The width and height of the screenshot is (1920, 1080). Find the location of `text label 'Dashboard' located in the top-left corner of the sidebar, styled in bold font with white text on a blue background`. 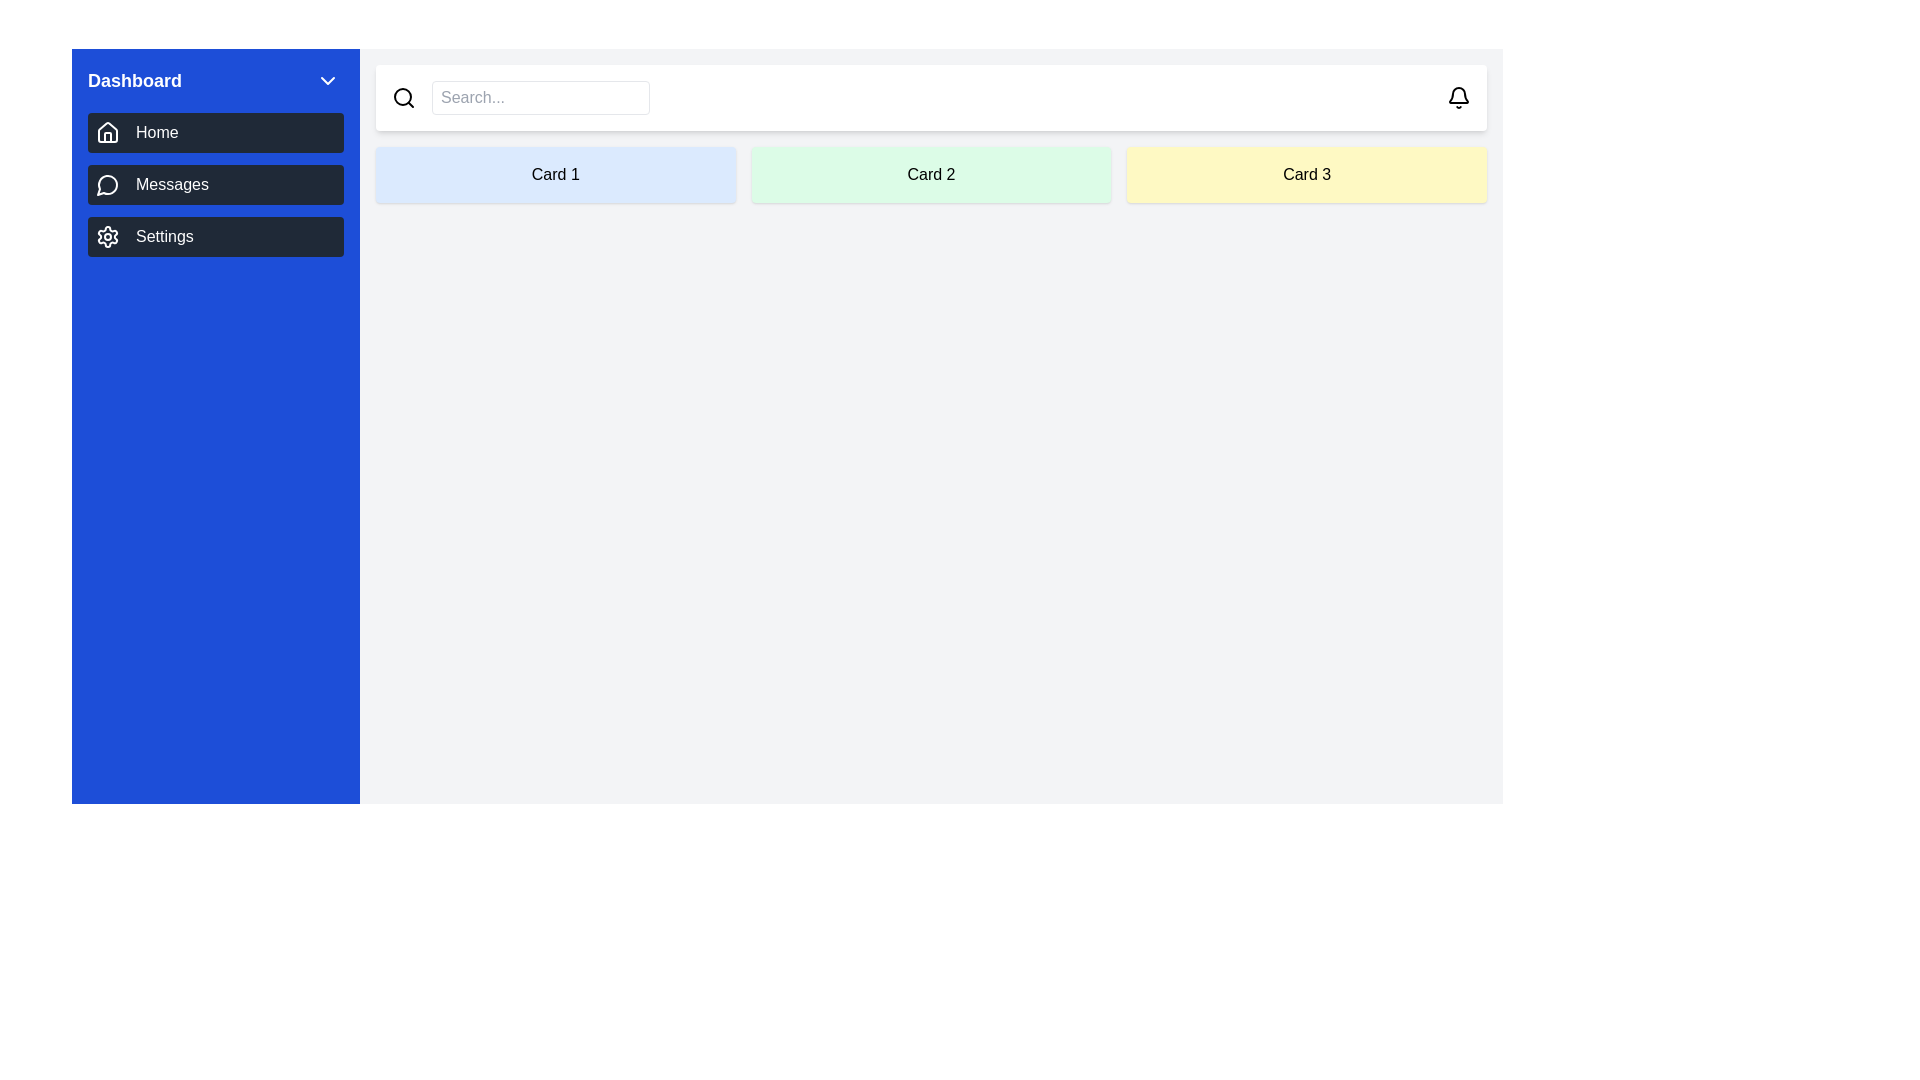

text label 'Dashboard' located in the top-left corner of the sidebar, styled in bold font with white text on a blue background is located at coordinates (133, 80).